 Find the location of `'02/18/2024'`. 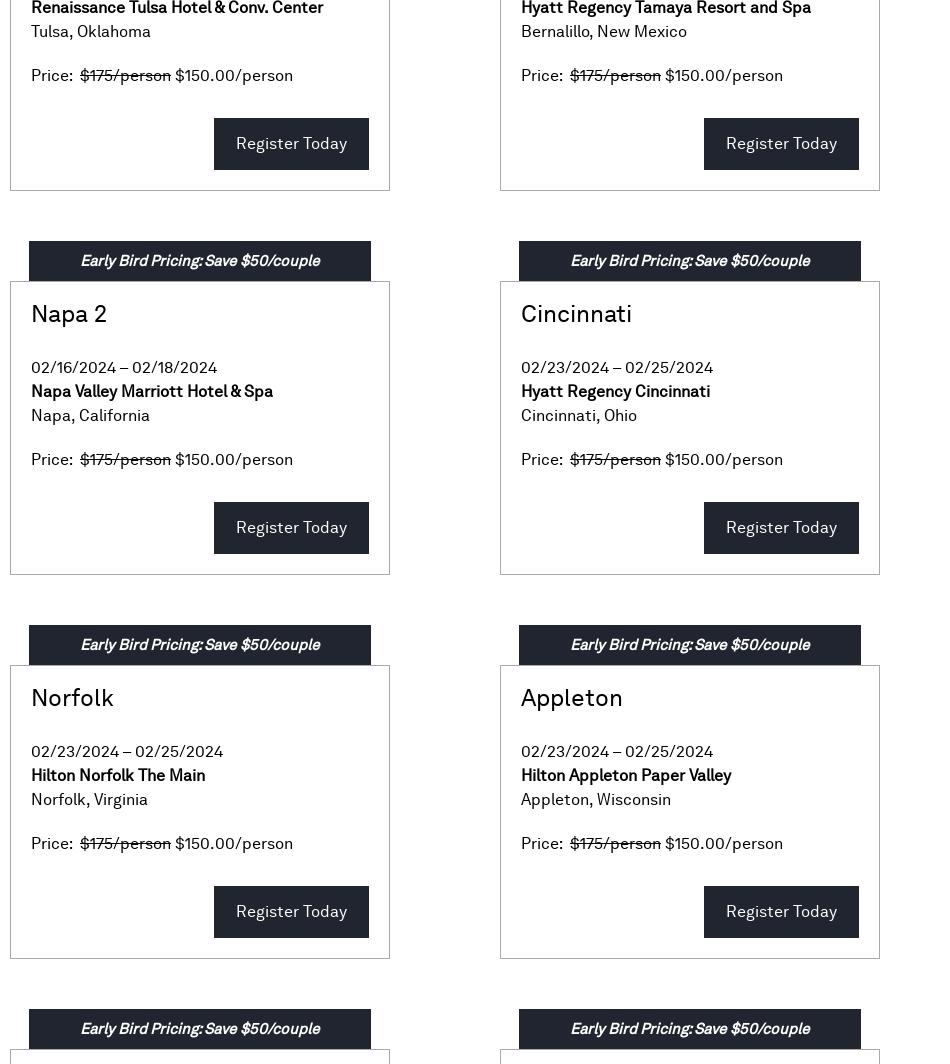

'02/18/2024' is located at coordinates (174, 367).